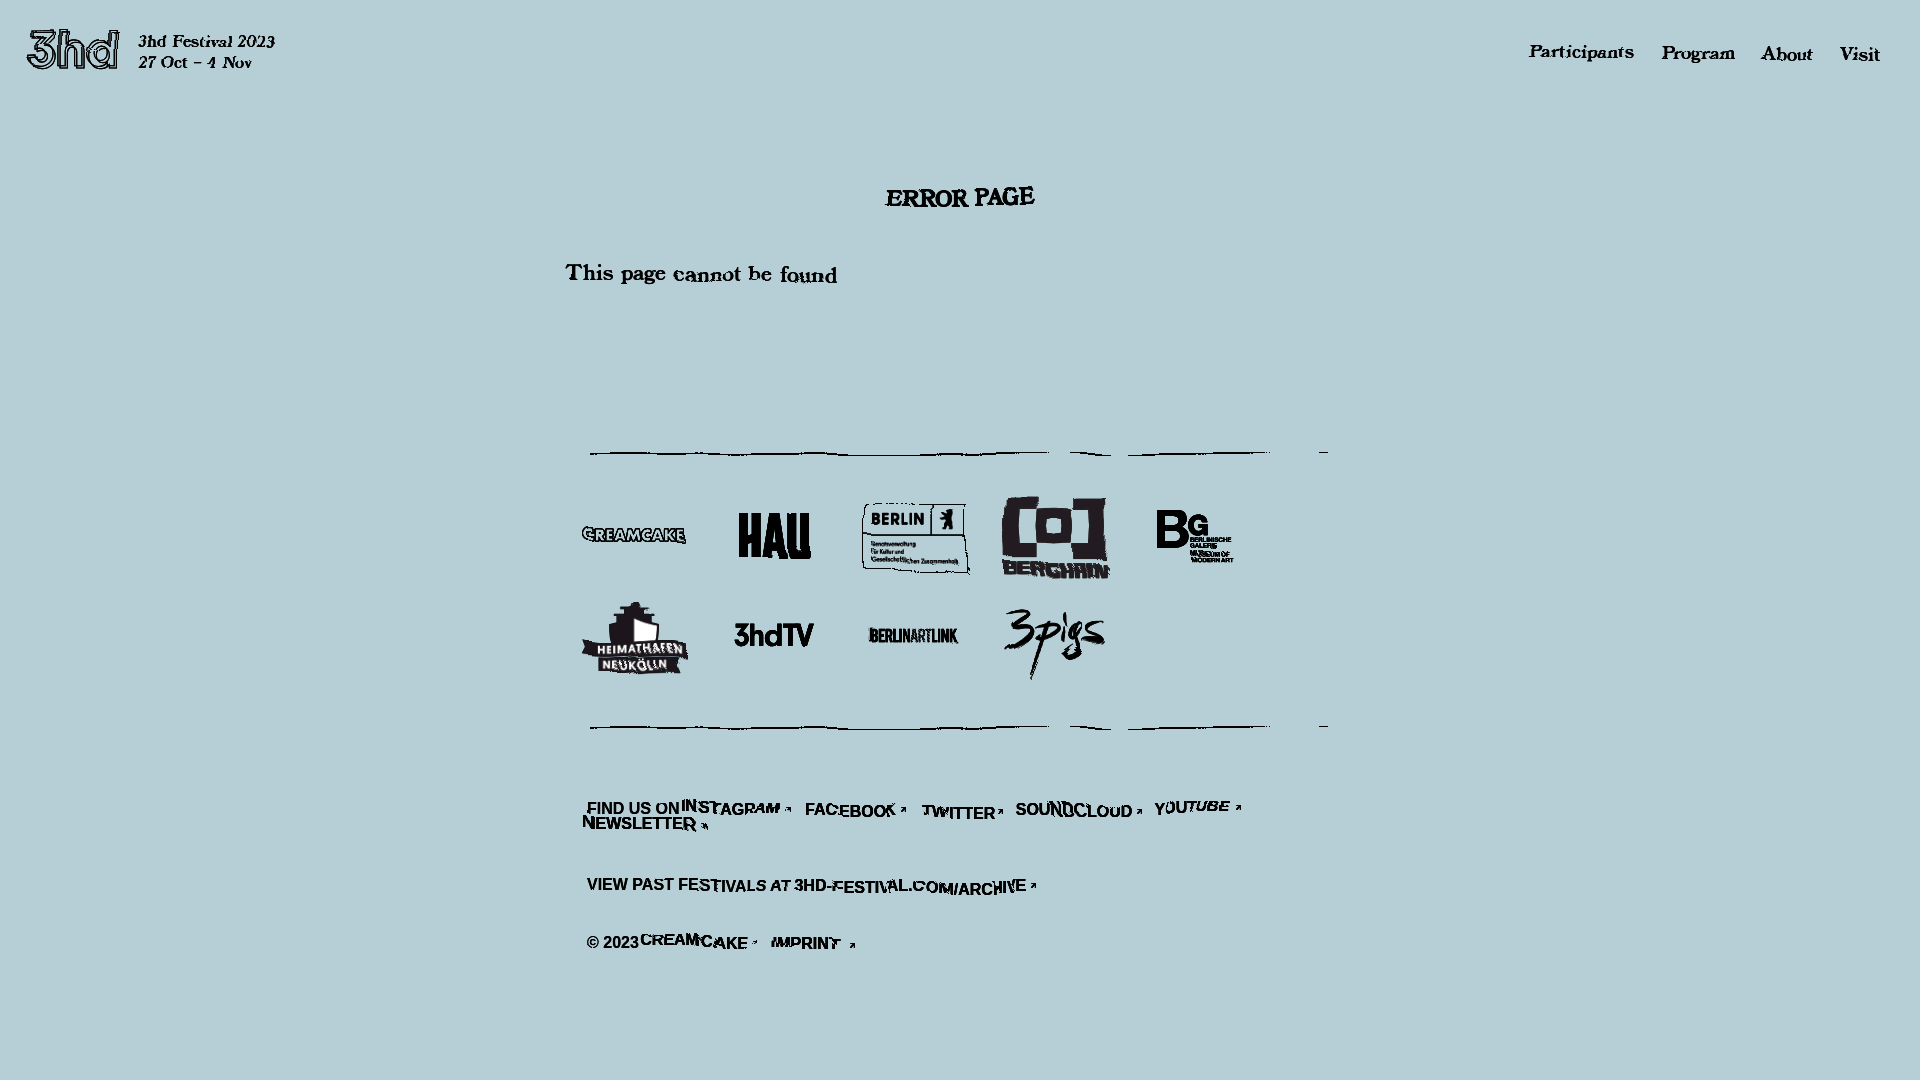  I want to click on 'CREAMCAKE', so click(646, 945).